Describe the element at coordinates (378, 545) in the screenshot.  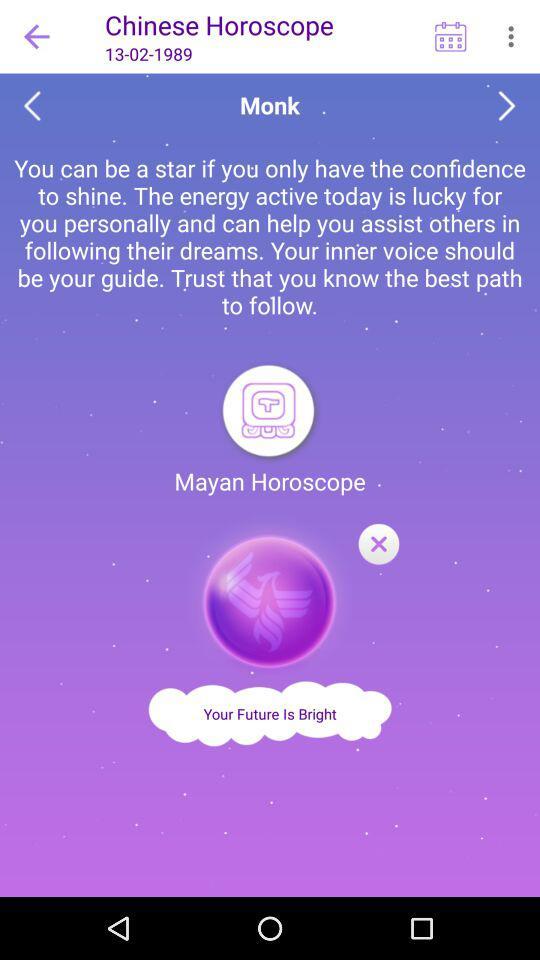
I see `colos page` at that location.